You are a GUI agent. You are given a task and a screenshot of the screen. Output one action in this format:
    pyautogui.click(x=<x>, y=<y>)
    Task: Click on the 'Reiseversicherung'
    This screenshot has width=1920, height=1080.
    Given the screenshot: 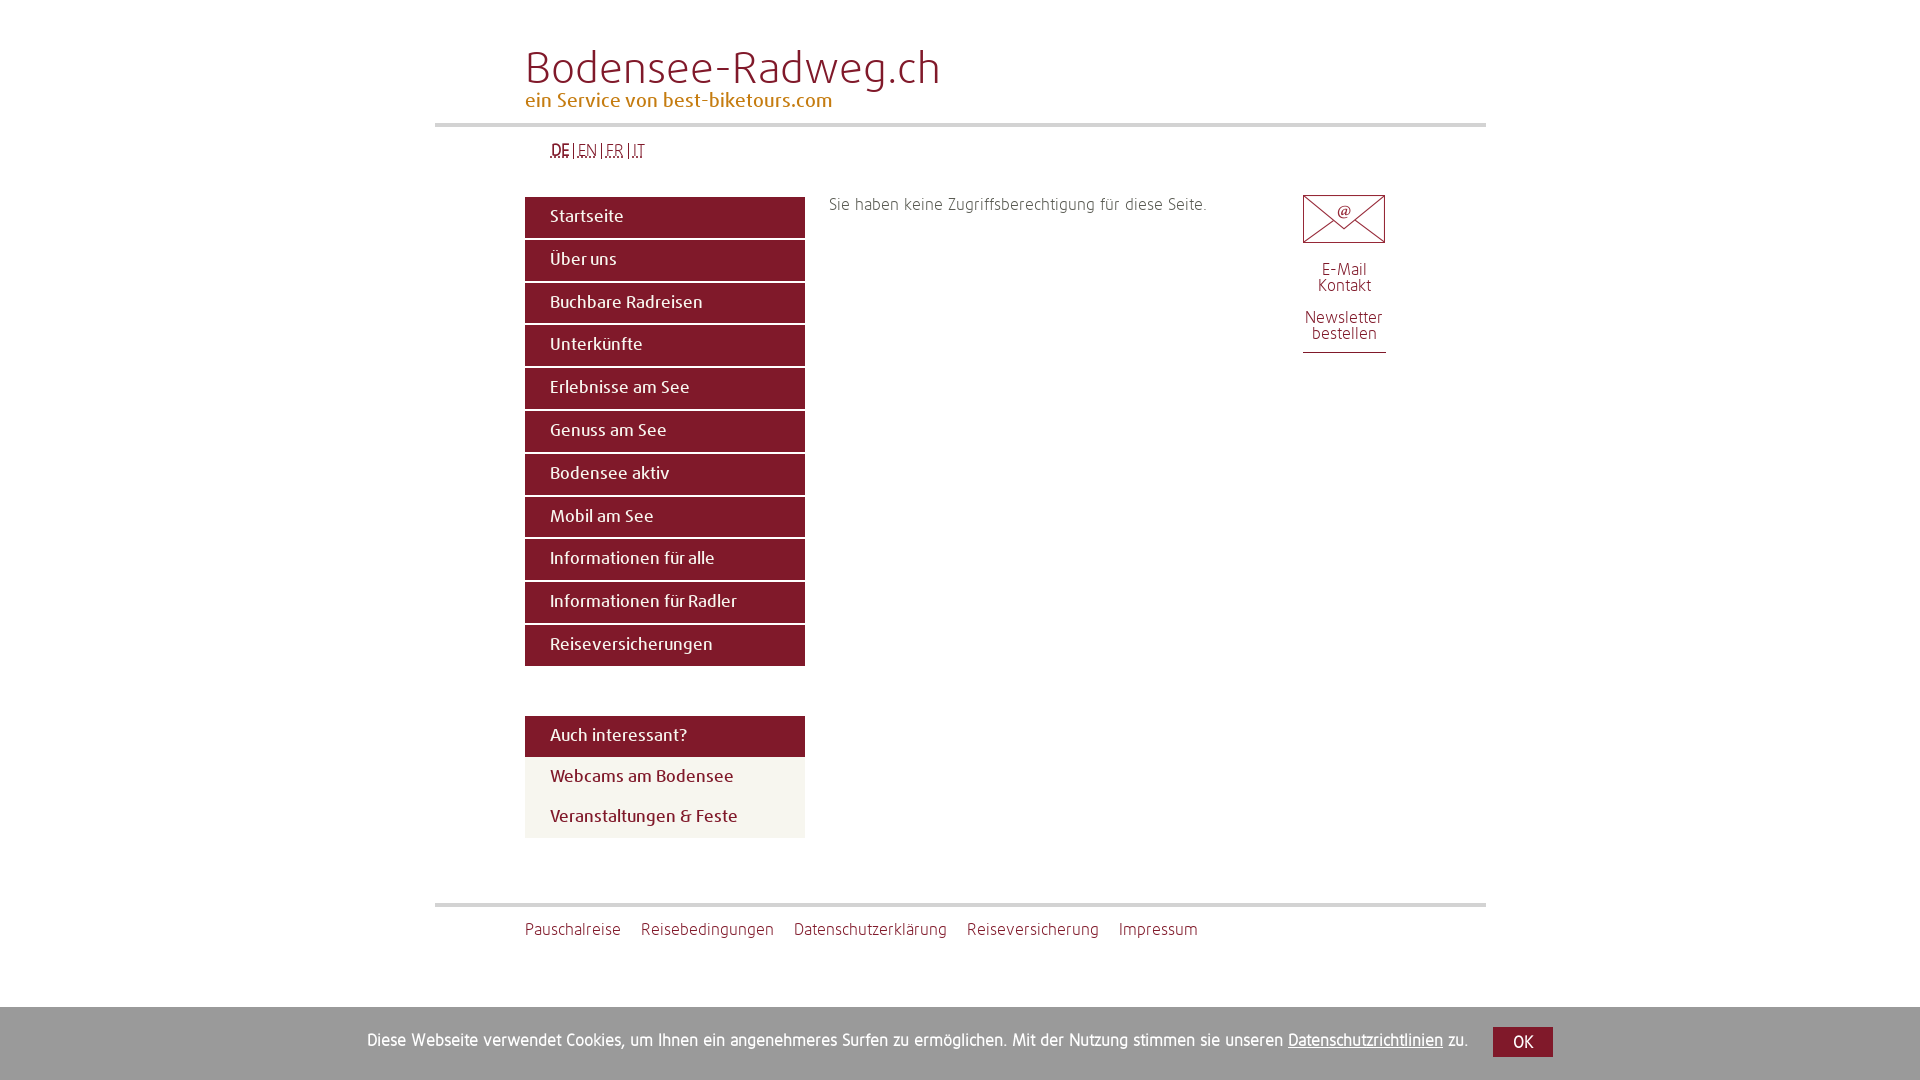 What is the action you would take?
    pyautogui.click(x=1040, y=929)
    